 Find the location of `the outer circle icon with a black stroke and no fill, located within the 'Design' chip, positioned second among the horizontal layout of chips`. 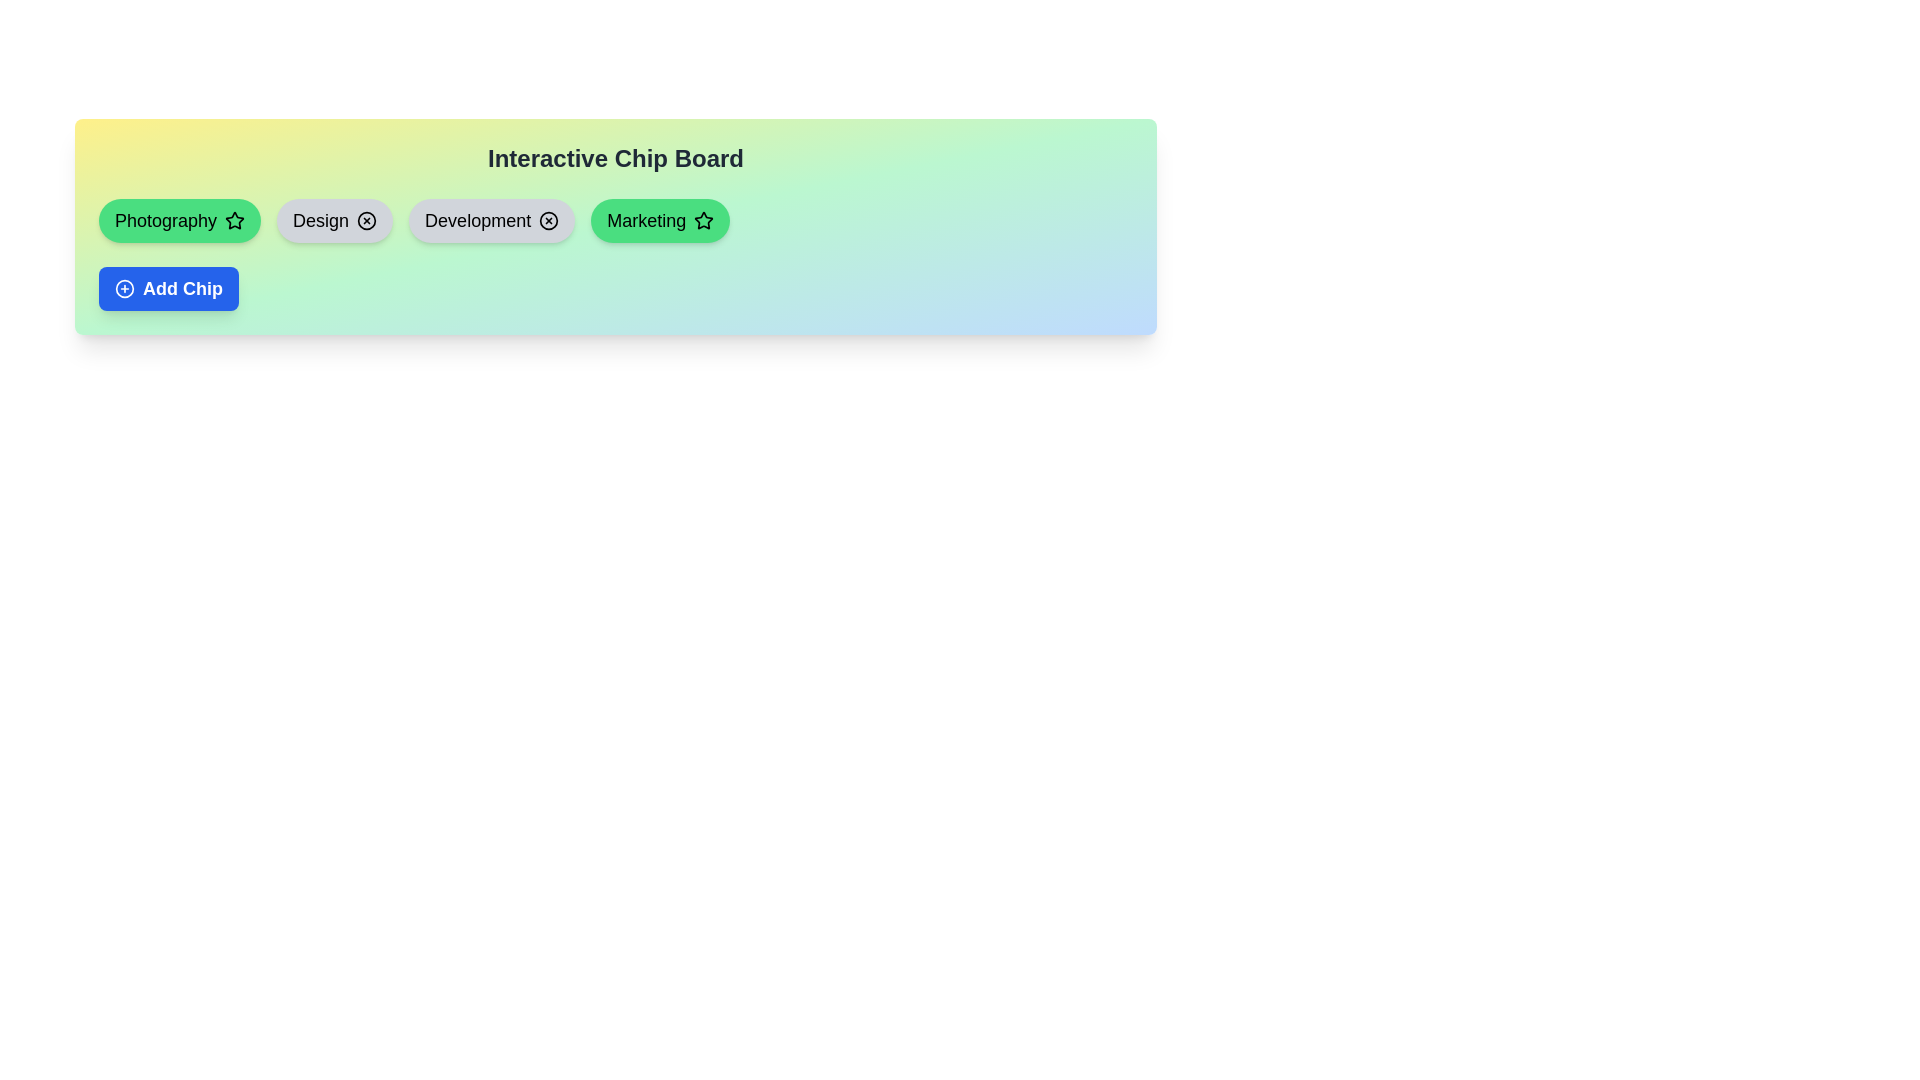

the outer circle icon with a black stroke and no fill, located within the 'Design' chip, positioned second among the horizontal layout of chips is located at coordinates (367, 220).